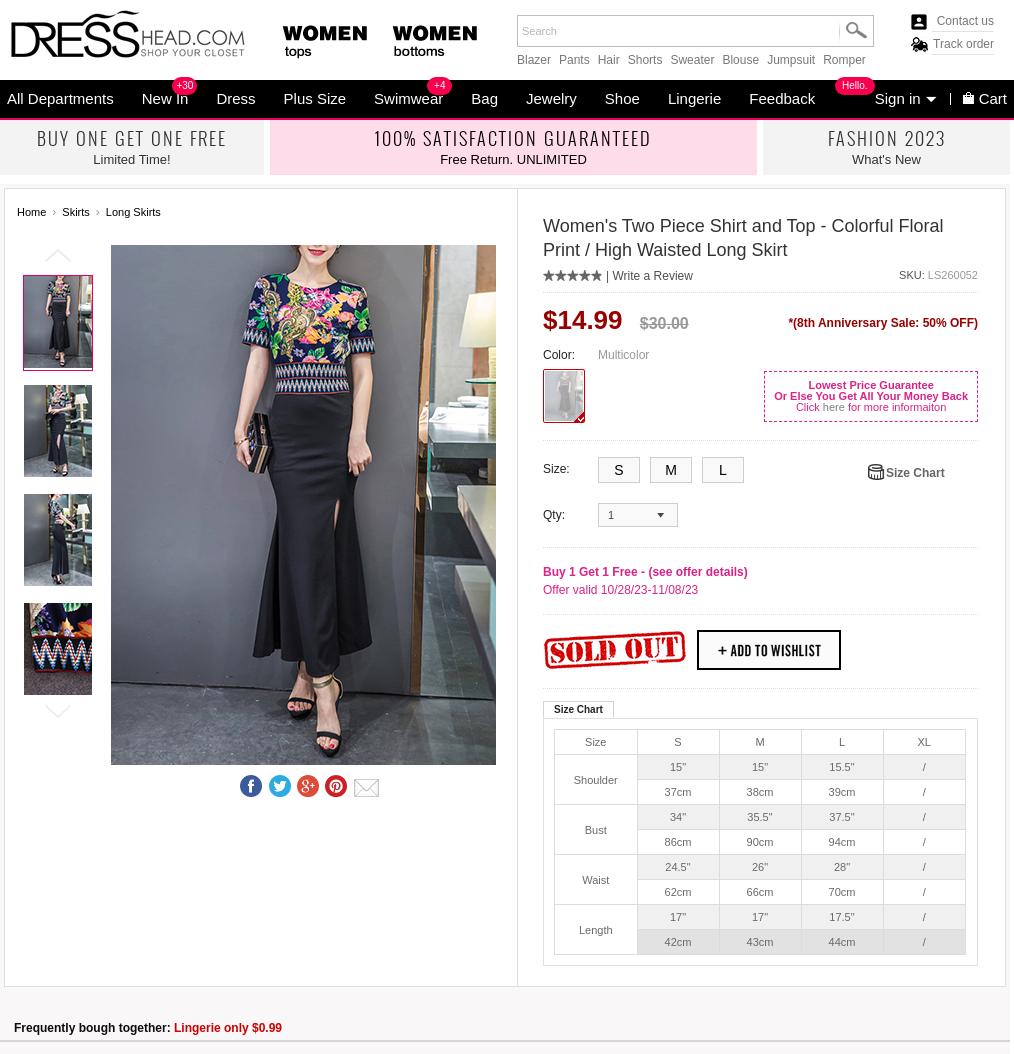  What do you see at coordinates (663, 841) in the screenshot?
I see `'86cm'` at bounding box center [663, 841].